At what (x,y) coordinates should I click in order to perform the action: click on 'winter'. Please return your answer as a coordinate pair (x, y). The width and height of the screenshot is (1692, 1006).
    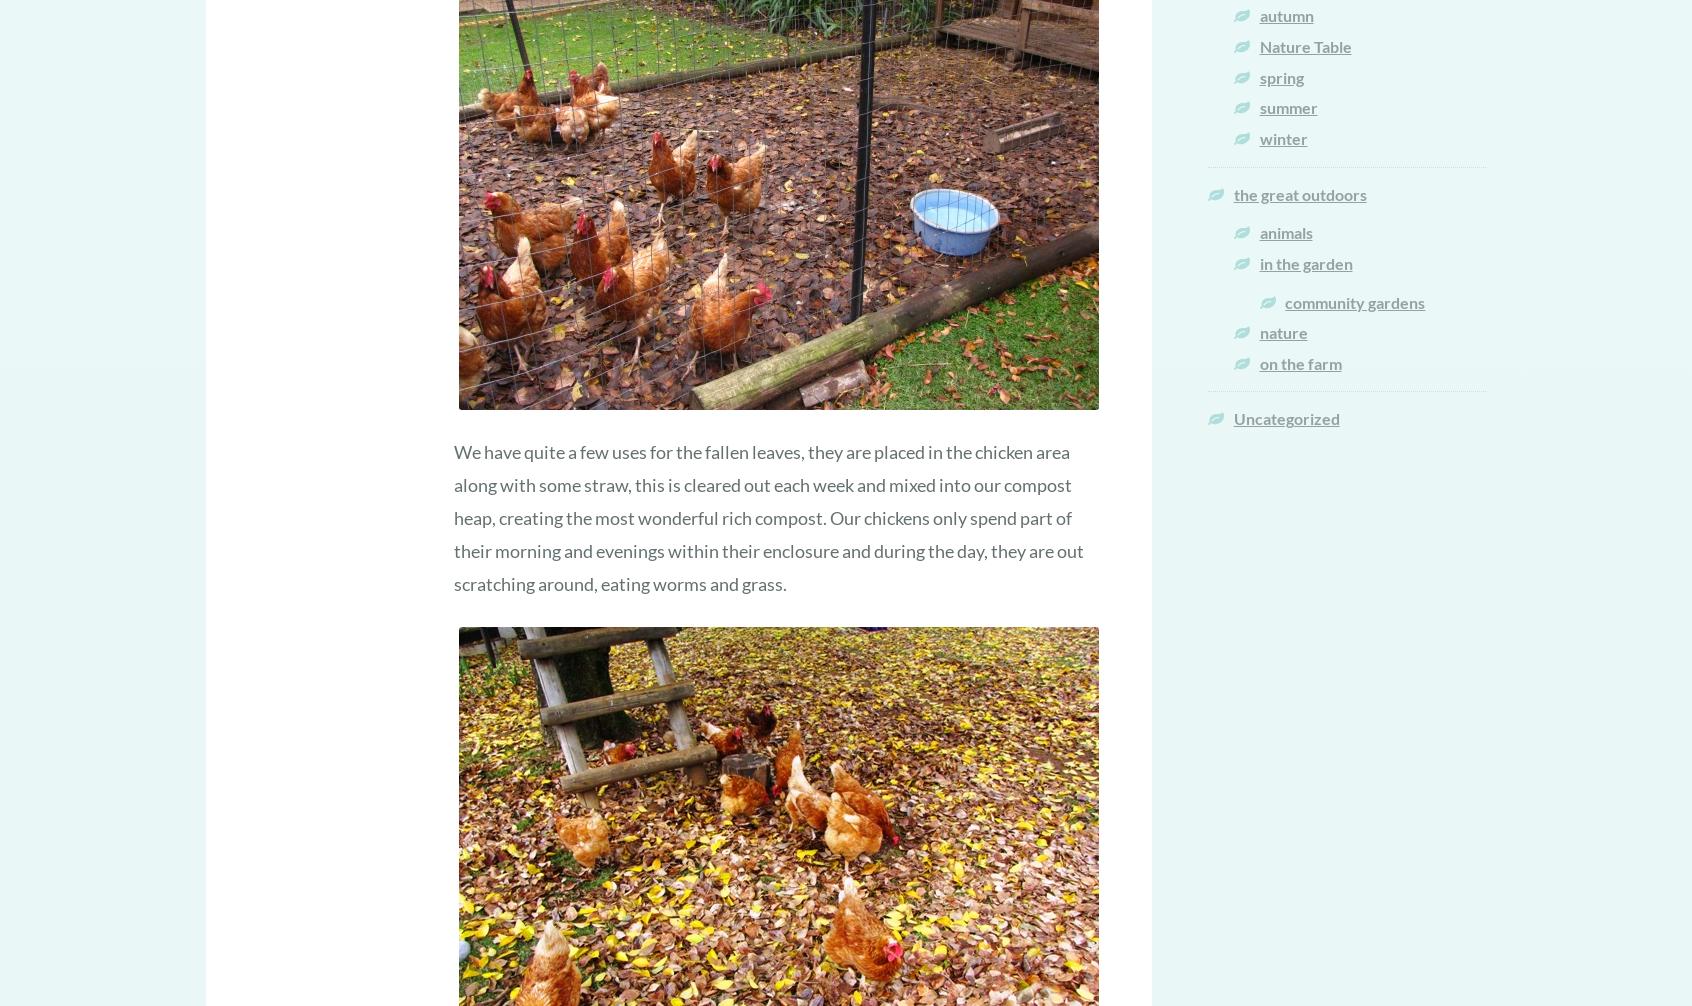
    Looking at the image, I should click on (1282, 137).